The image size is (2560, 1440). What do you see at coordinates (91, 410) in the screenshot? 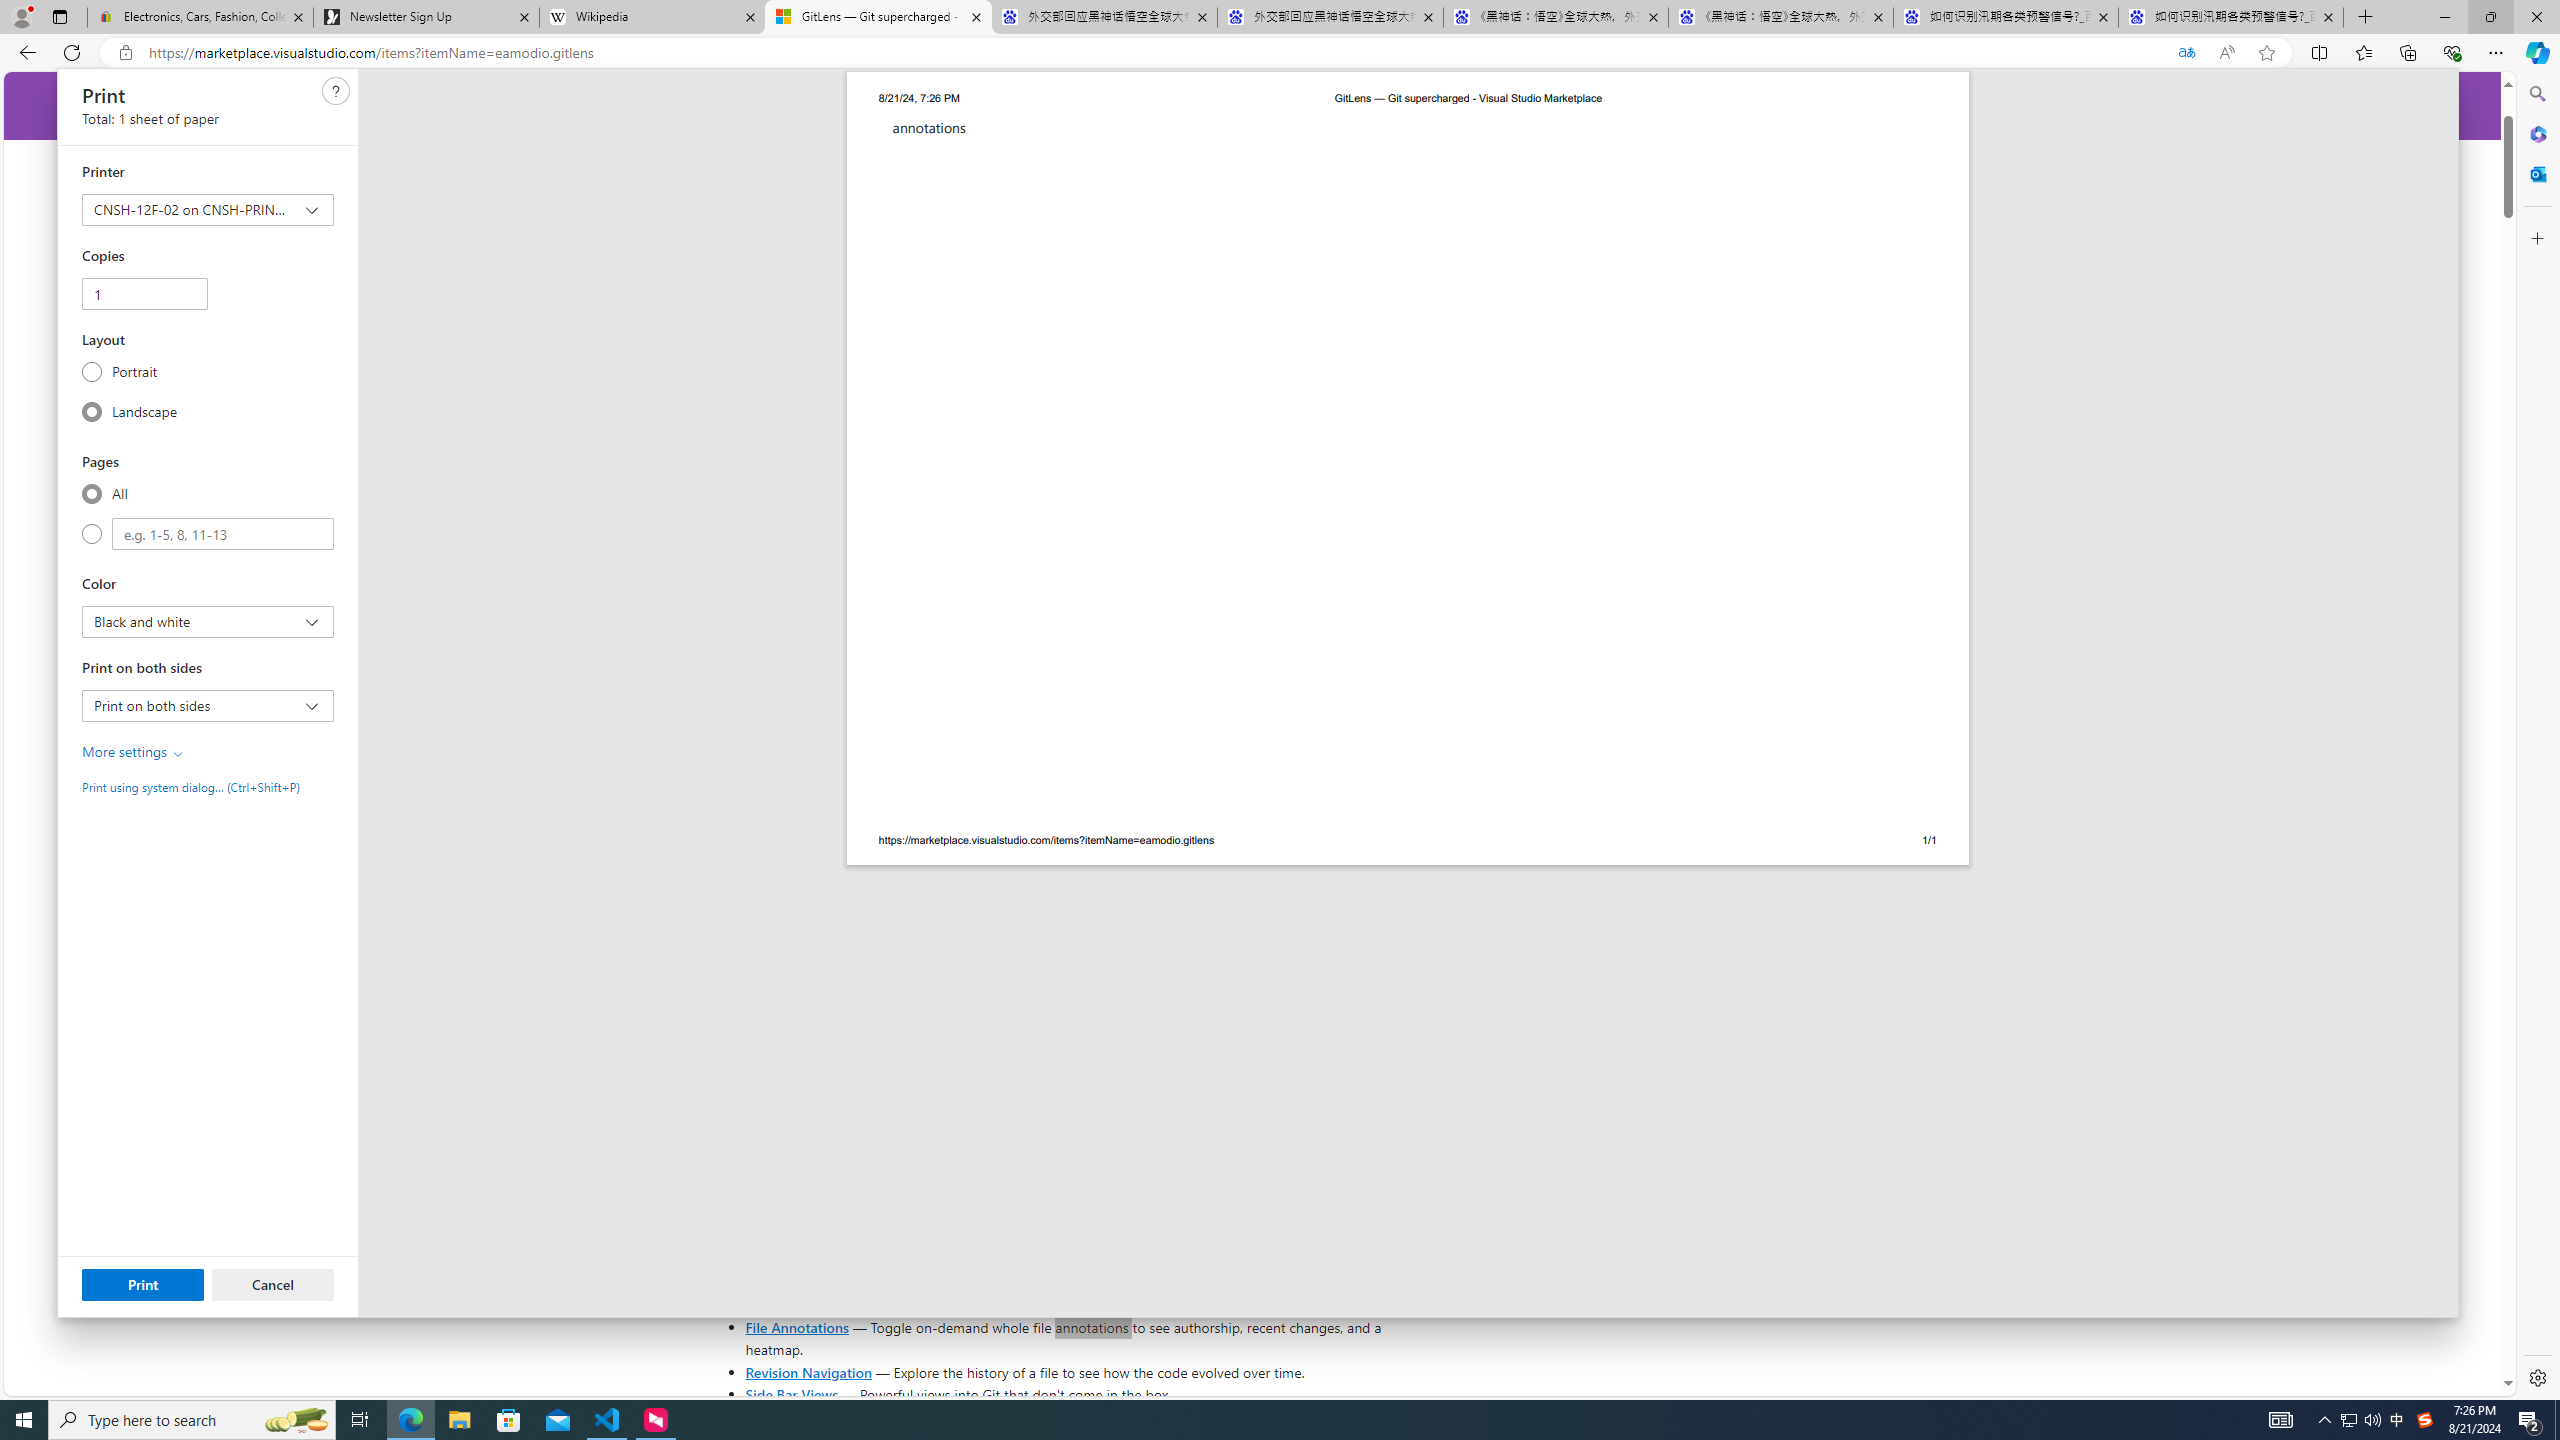
I see `'Landscape'` at bounding box center [91, 410].